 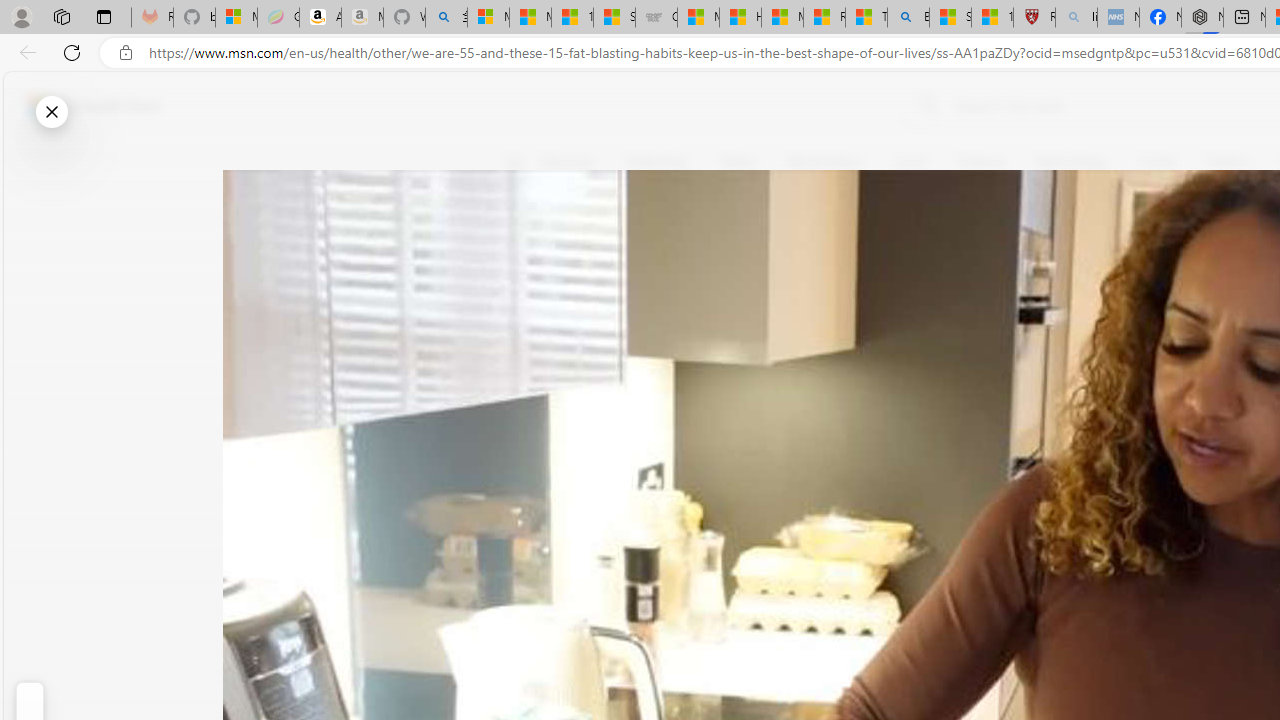 What do you see at coordinates (1075, 17) in the screenshot?
I see `'list of asthma inhalers uk - Search - Sleeping'` at bounding box center [1075, 17].